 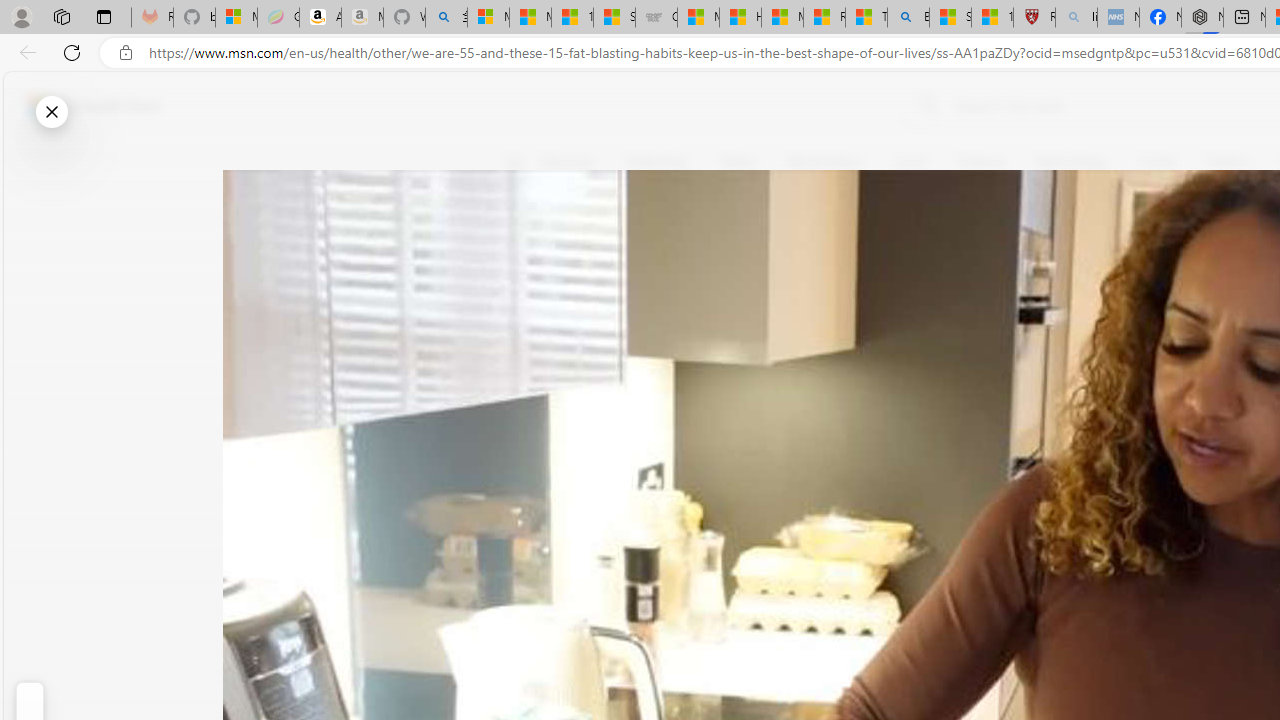 What do you see at coordinates (1075, 17) in the screenshot?
I see `'list of asthma inhalers uk - Search - Sleeping'` at bounding box center [1075, 17].